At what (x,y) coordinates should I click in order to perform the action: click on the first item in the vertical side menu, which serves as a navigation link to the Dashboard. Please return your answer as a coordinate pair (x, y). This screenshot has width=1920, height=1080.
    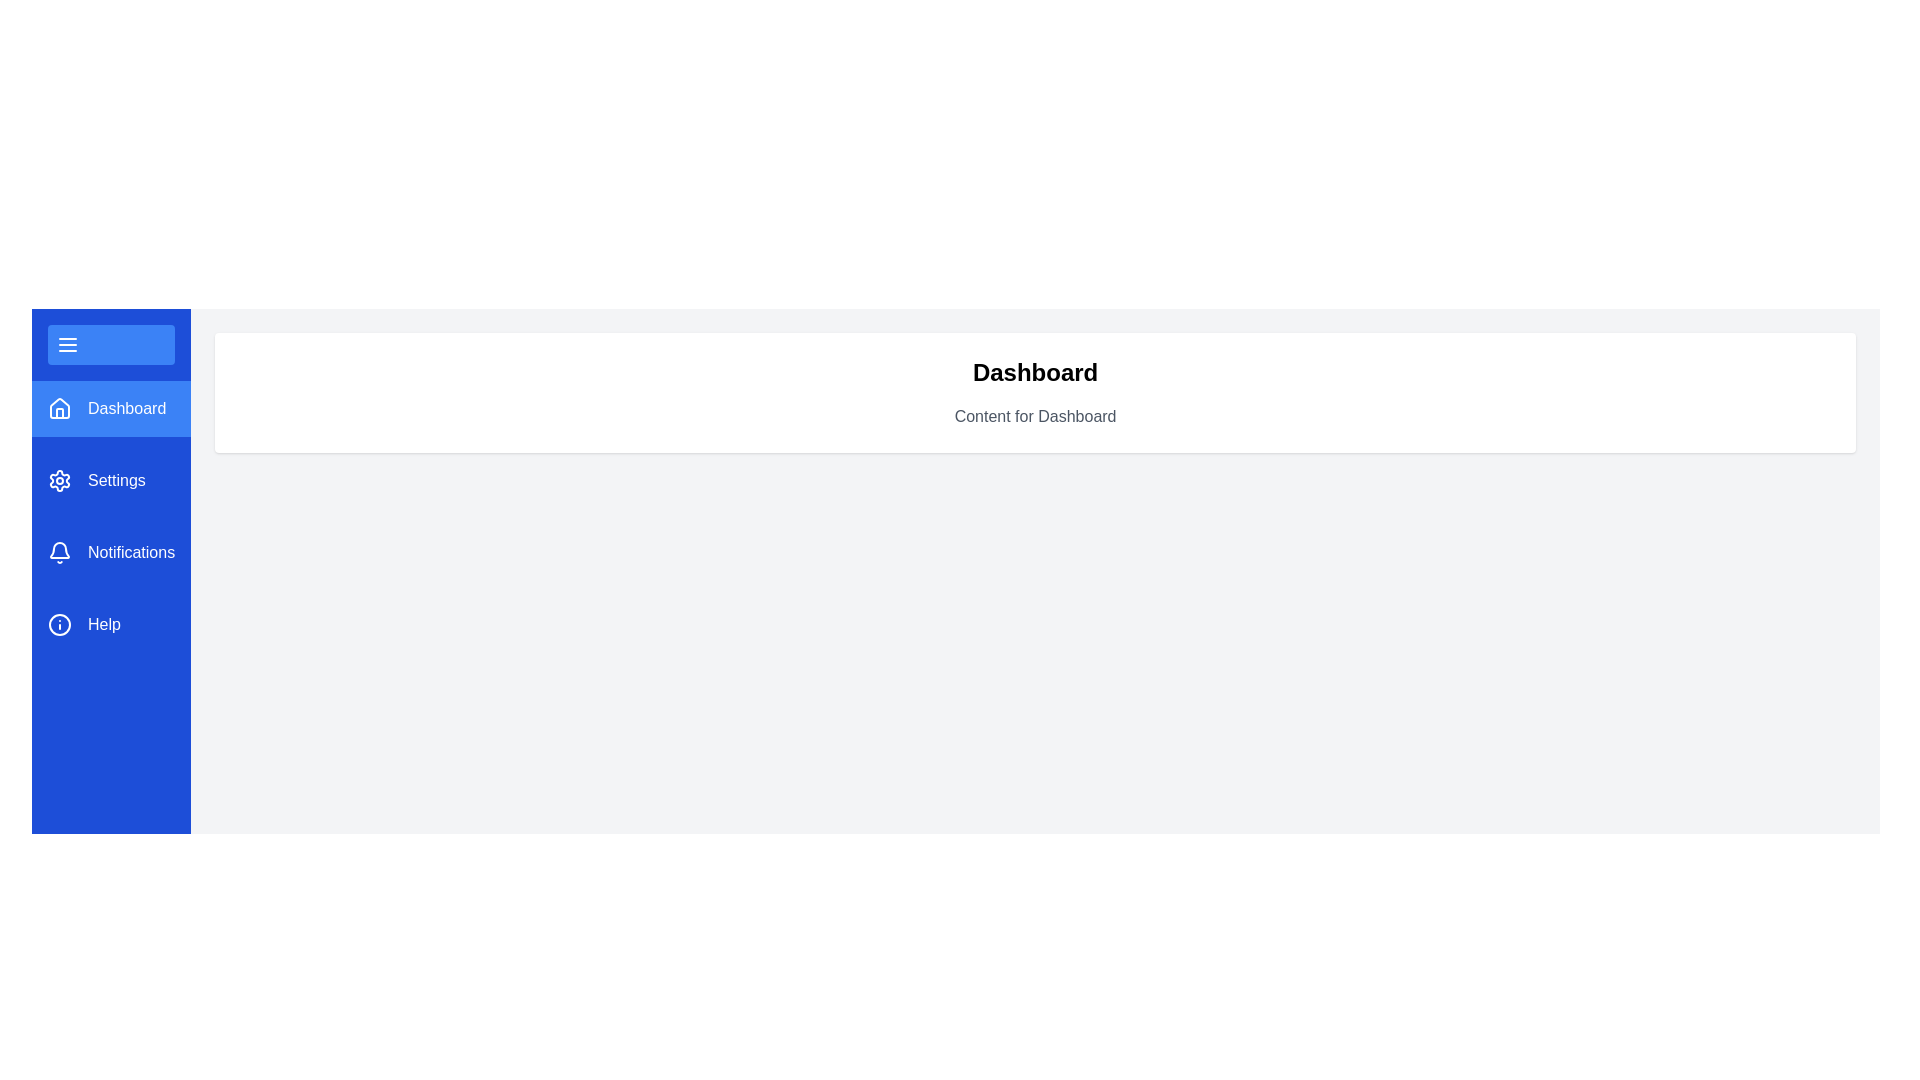
    Looking at the image, I should click on (110, 407).